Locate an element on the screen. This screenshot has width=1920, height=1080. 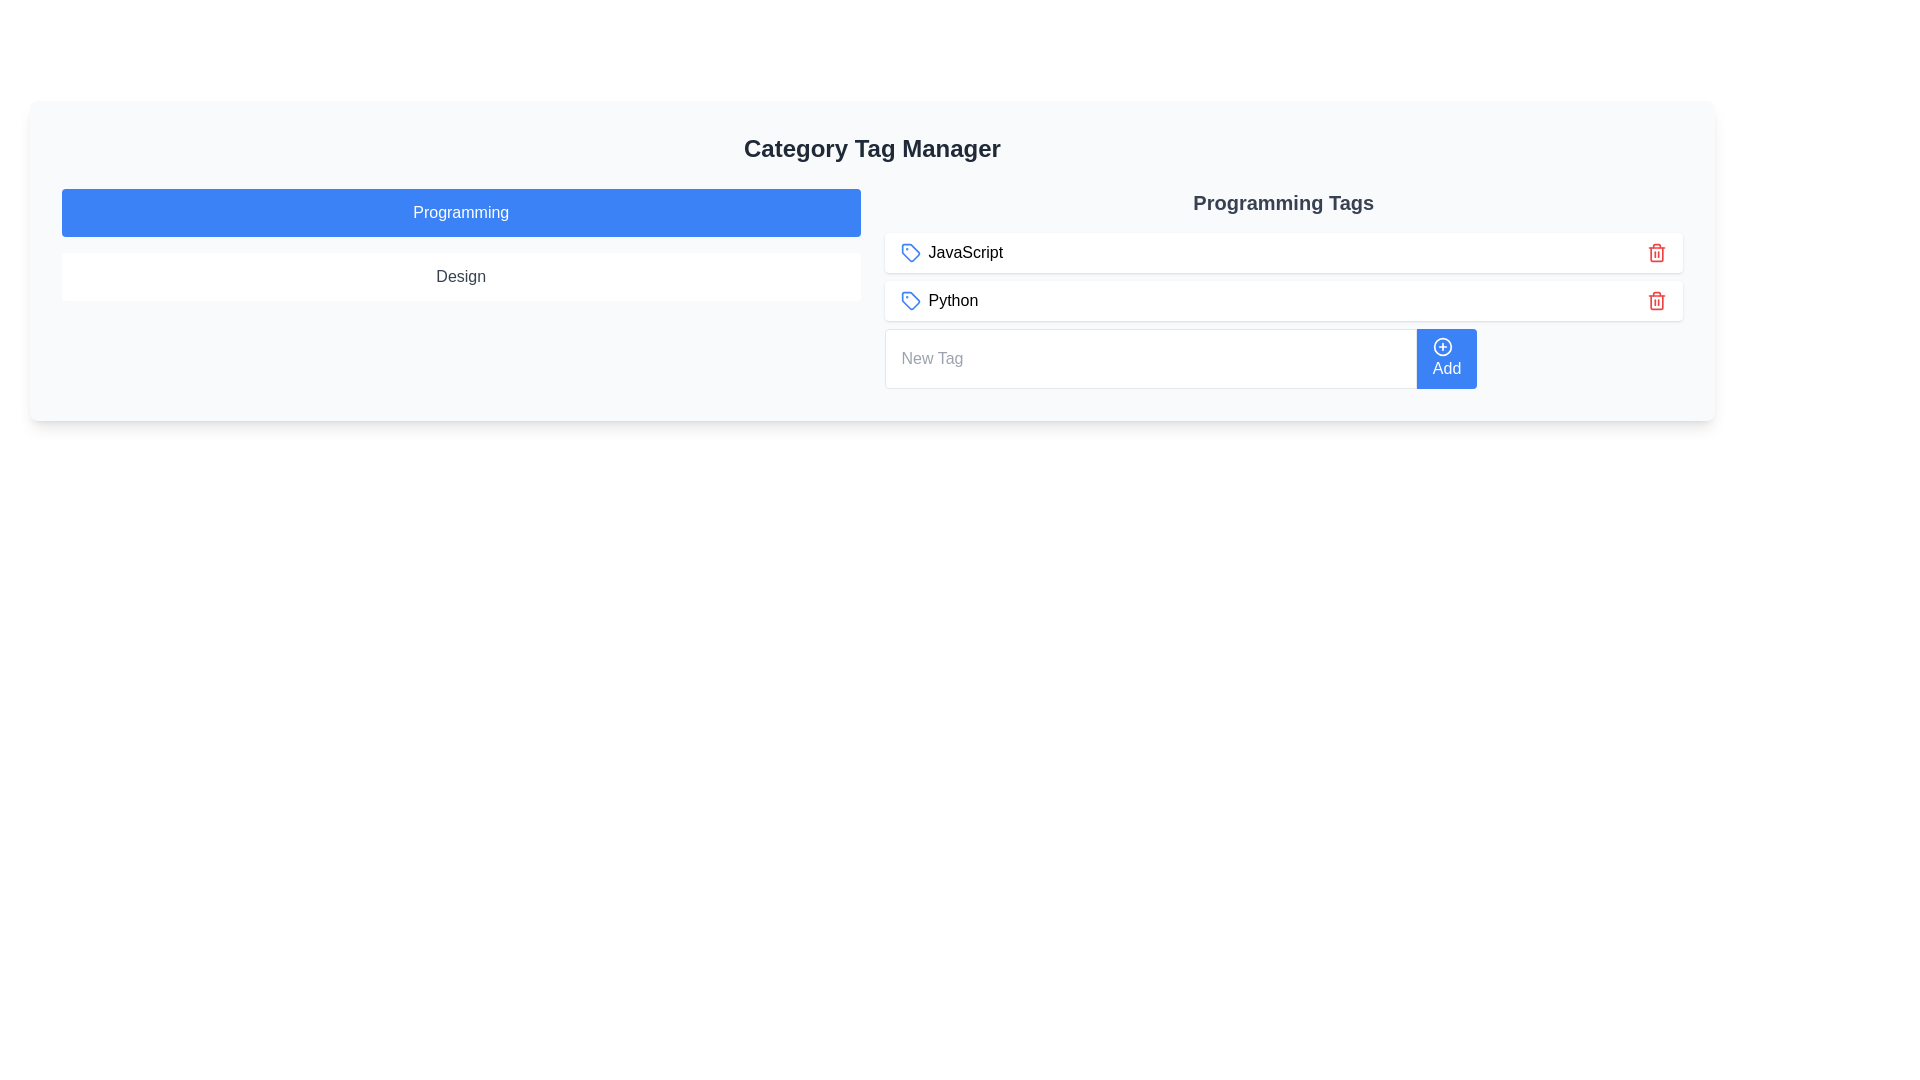
the static text header that indicates the content of the section related to programming tags, which is centrally positioned above the list of programming tags and the input field is located at coordinates (1283, 203).